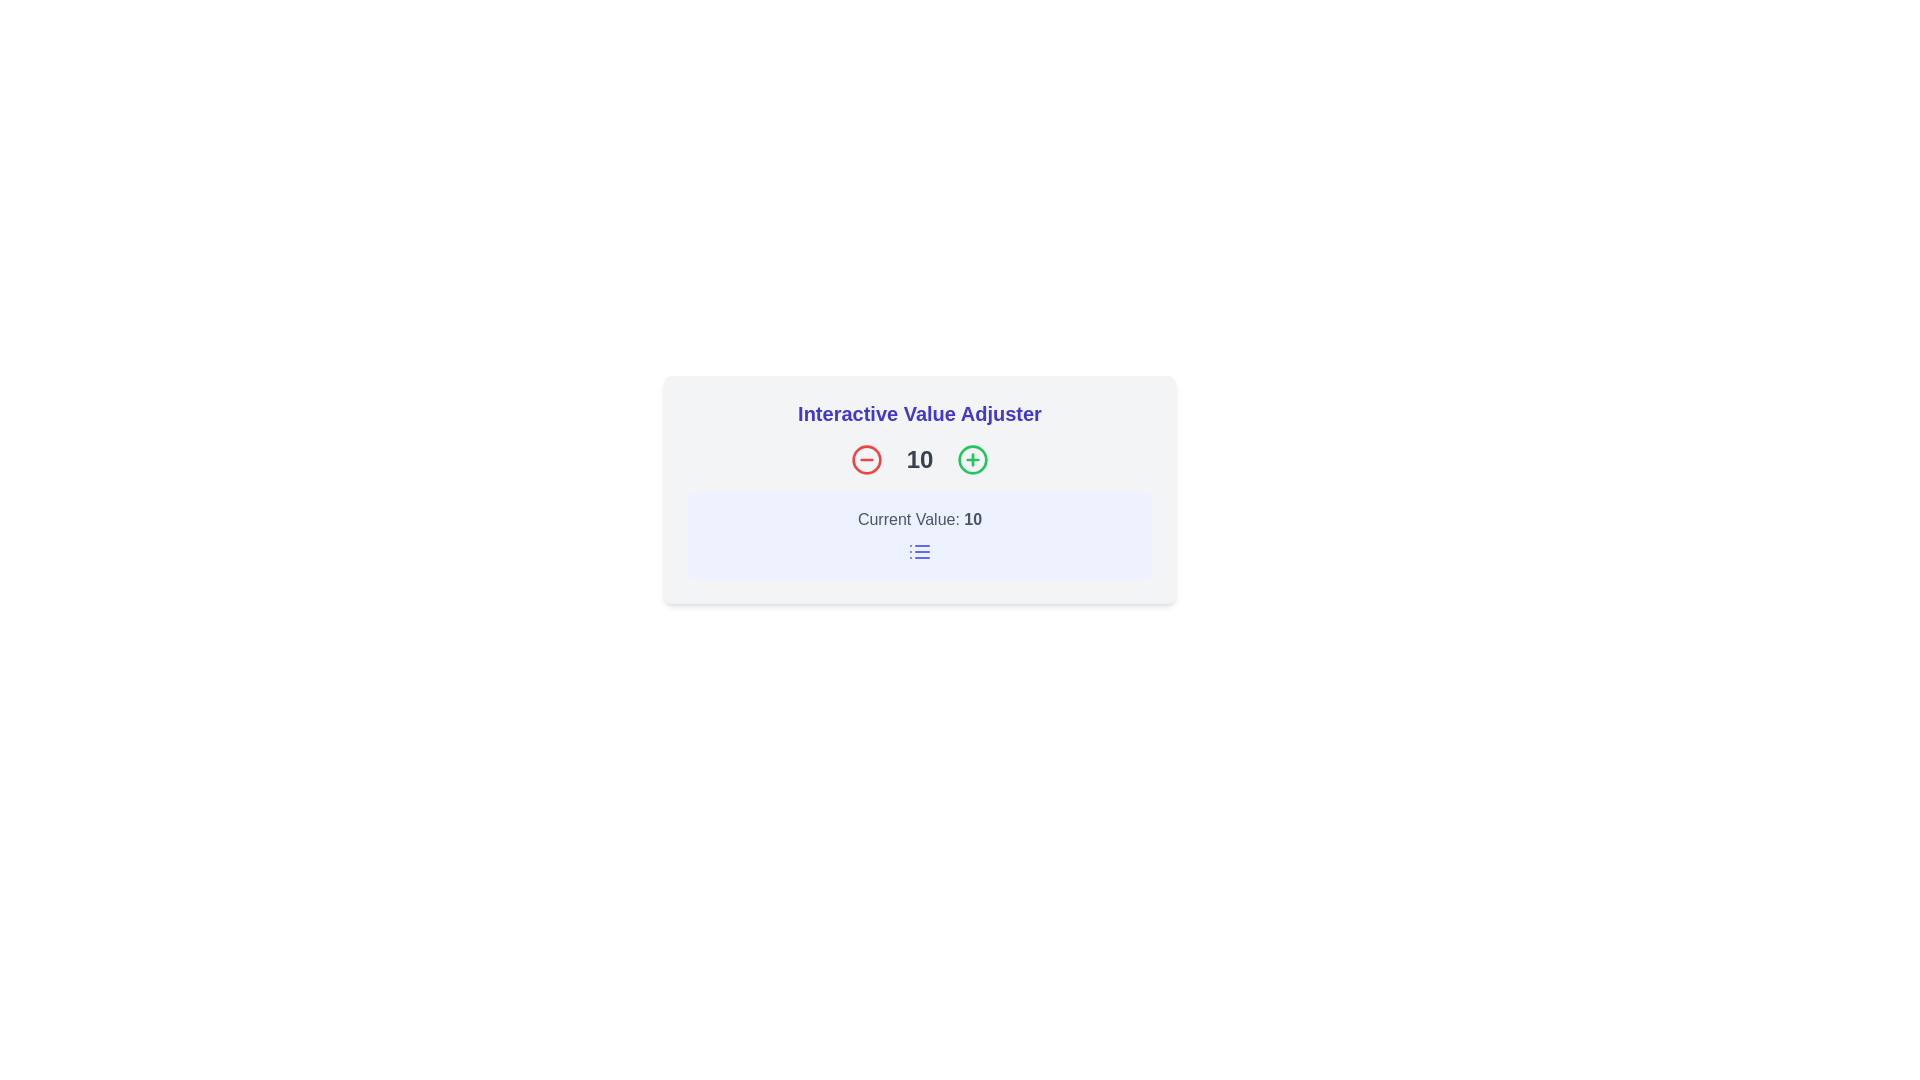 This screenshot has width=1920, height=1080. What do you see at coordinates (973, 459) in the screenshot?
I see `the Increment button styled as an icon located to the right of the number '10' in the 'Interactive Value Adjuster' interface to increase the value` at bounding box center [973, 459].